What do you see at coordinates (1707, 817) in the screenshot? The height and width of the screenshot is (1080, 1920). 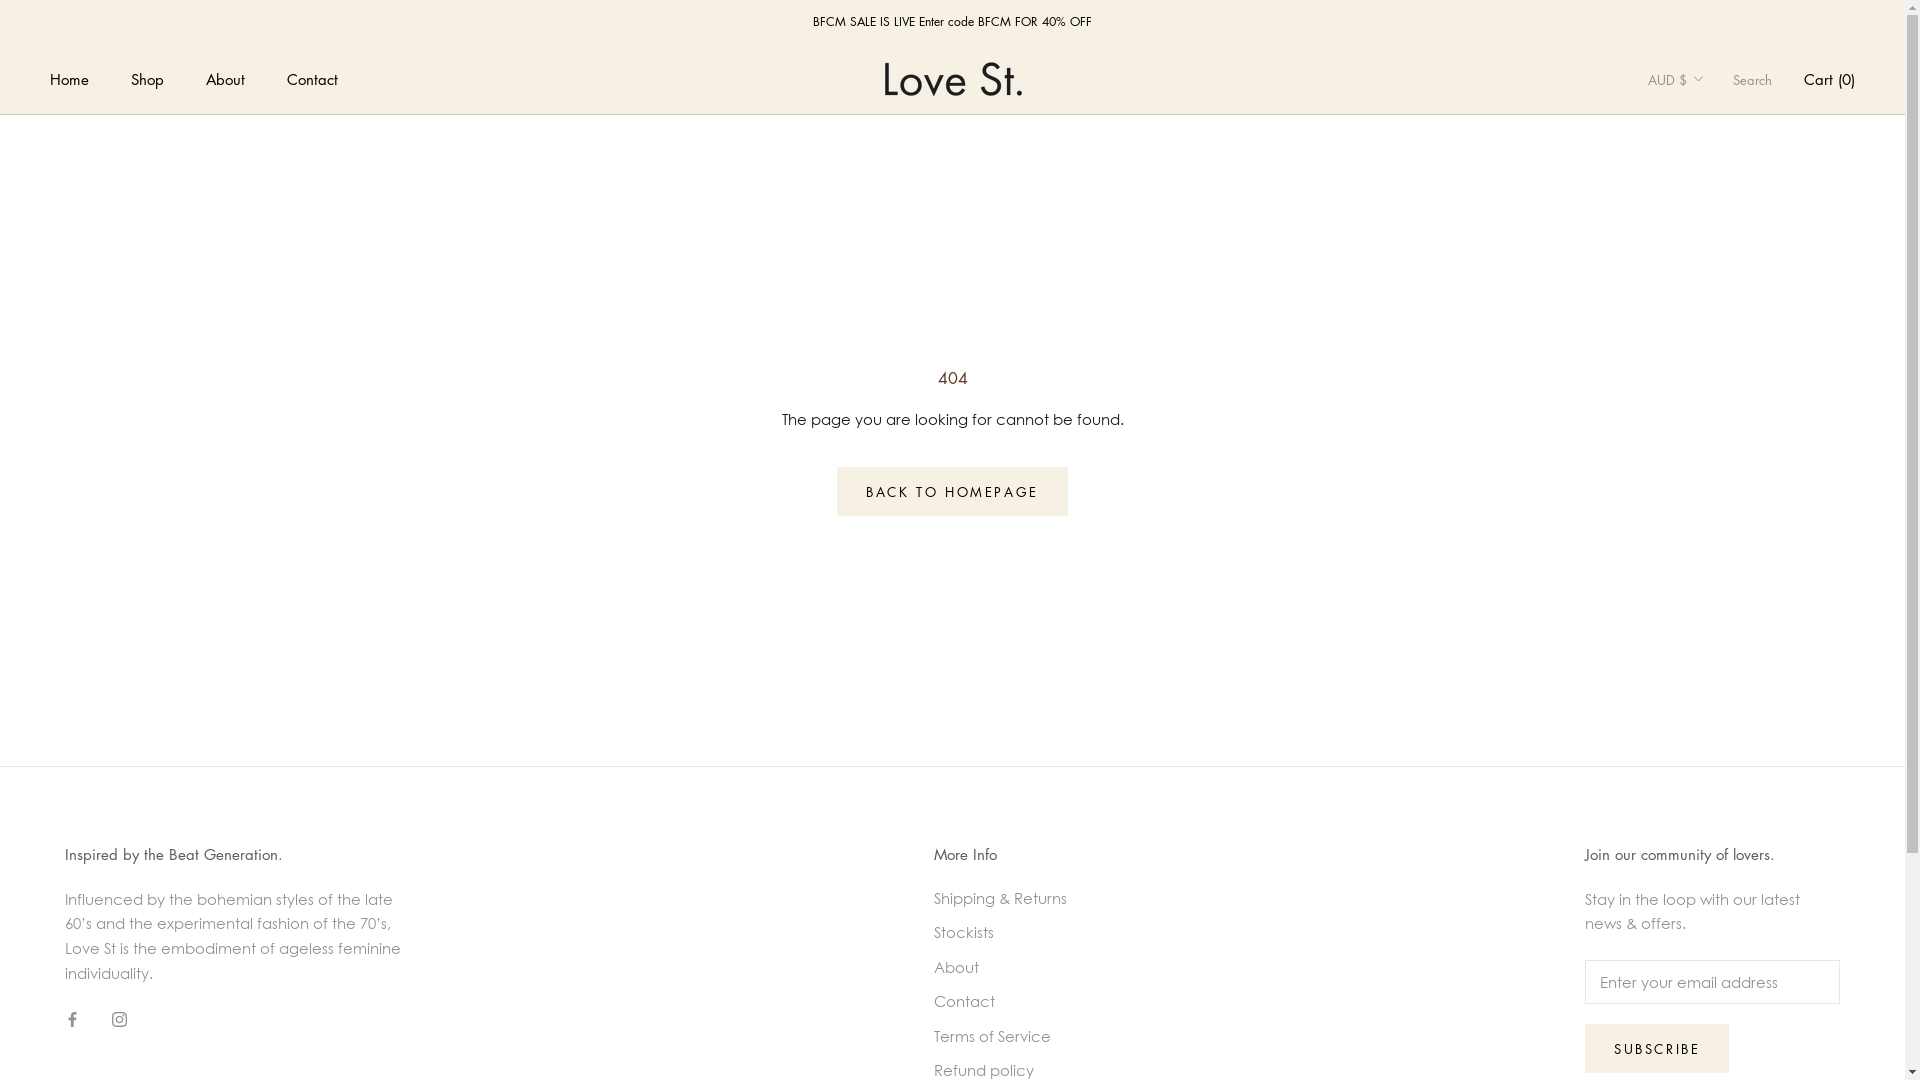 I see `'CRC'` at bounding box center [1707, 817].